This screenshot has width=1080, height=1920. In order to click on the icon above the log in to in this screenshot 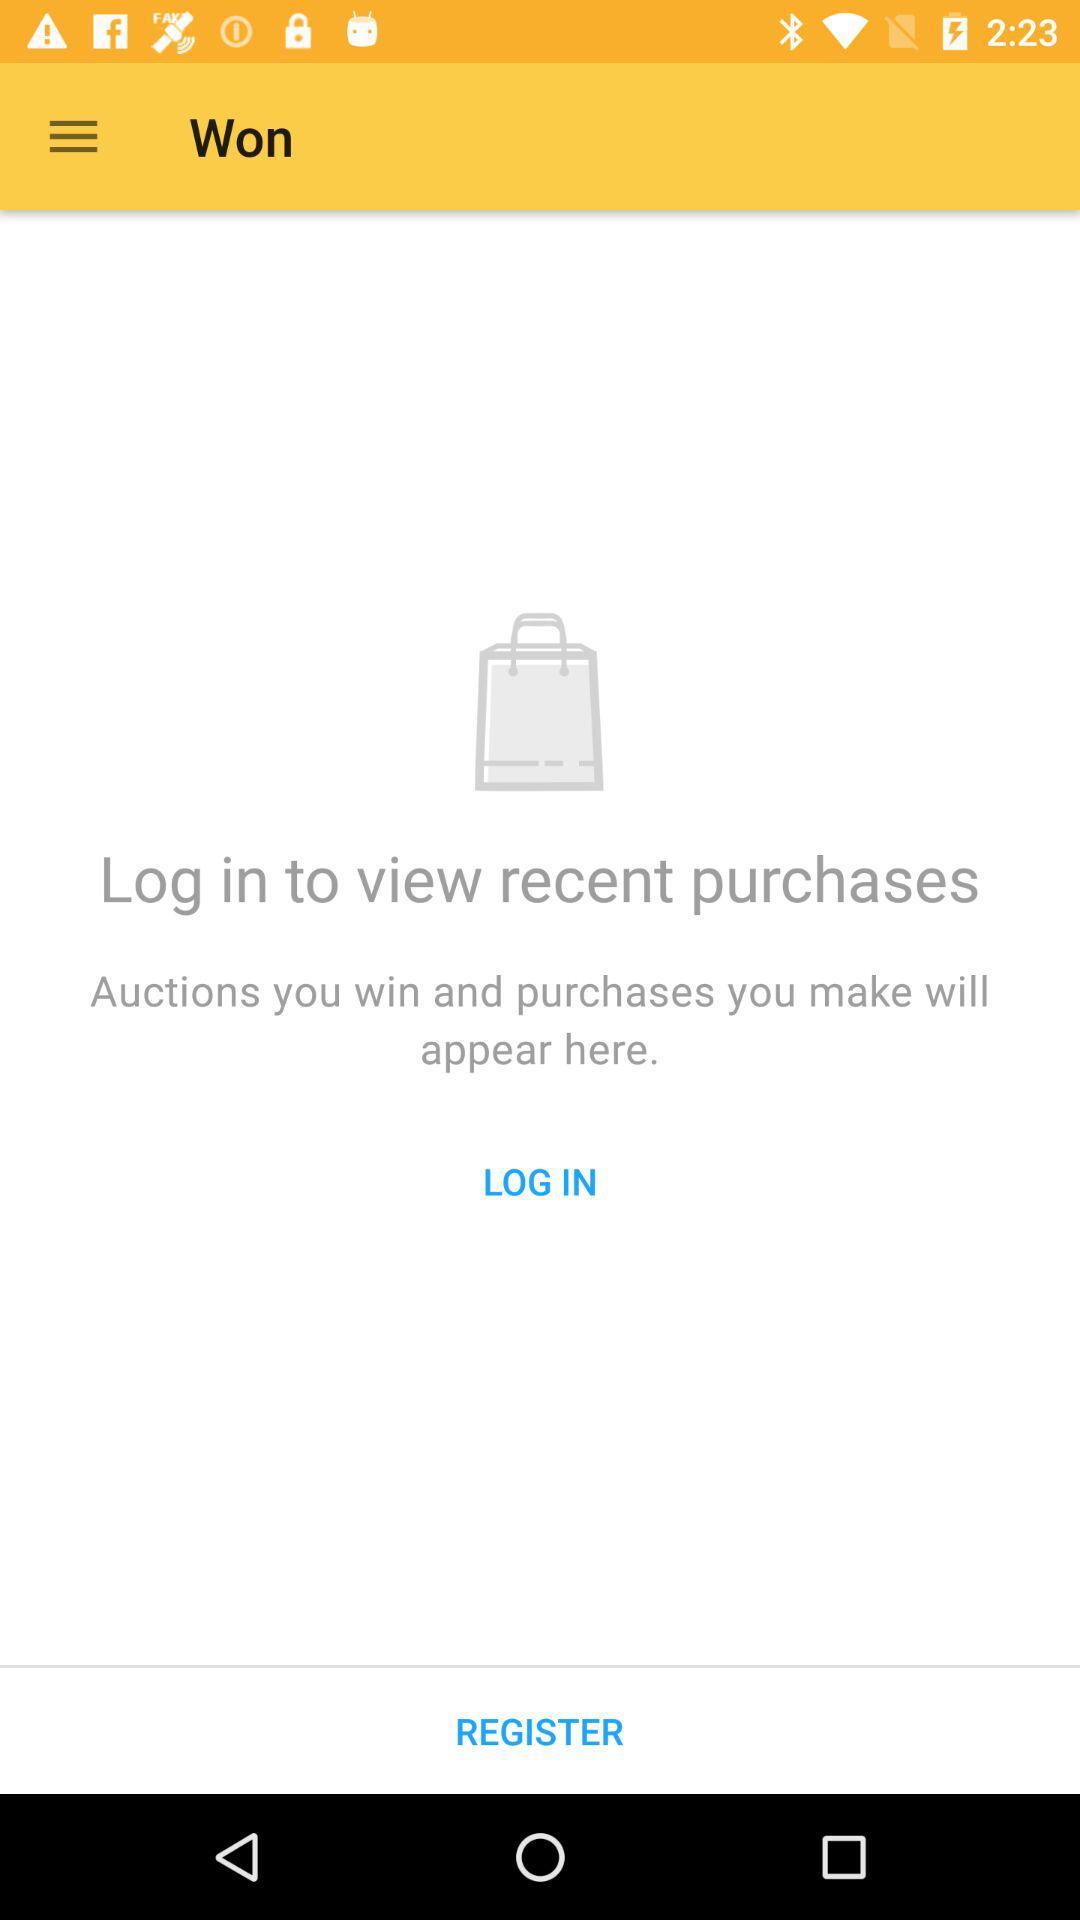, I will do `click(72, 135)`.